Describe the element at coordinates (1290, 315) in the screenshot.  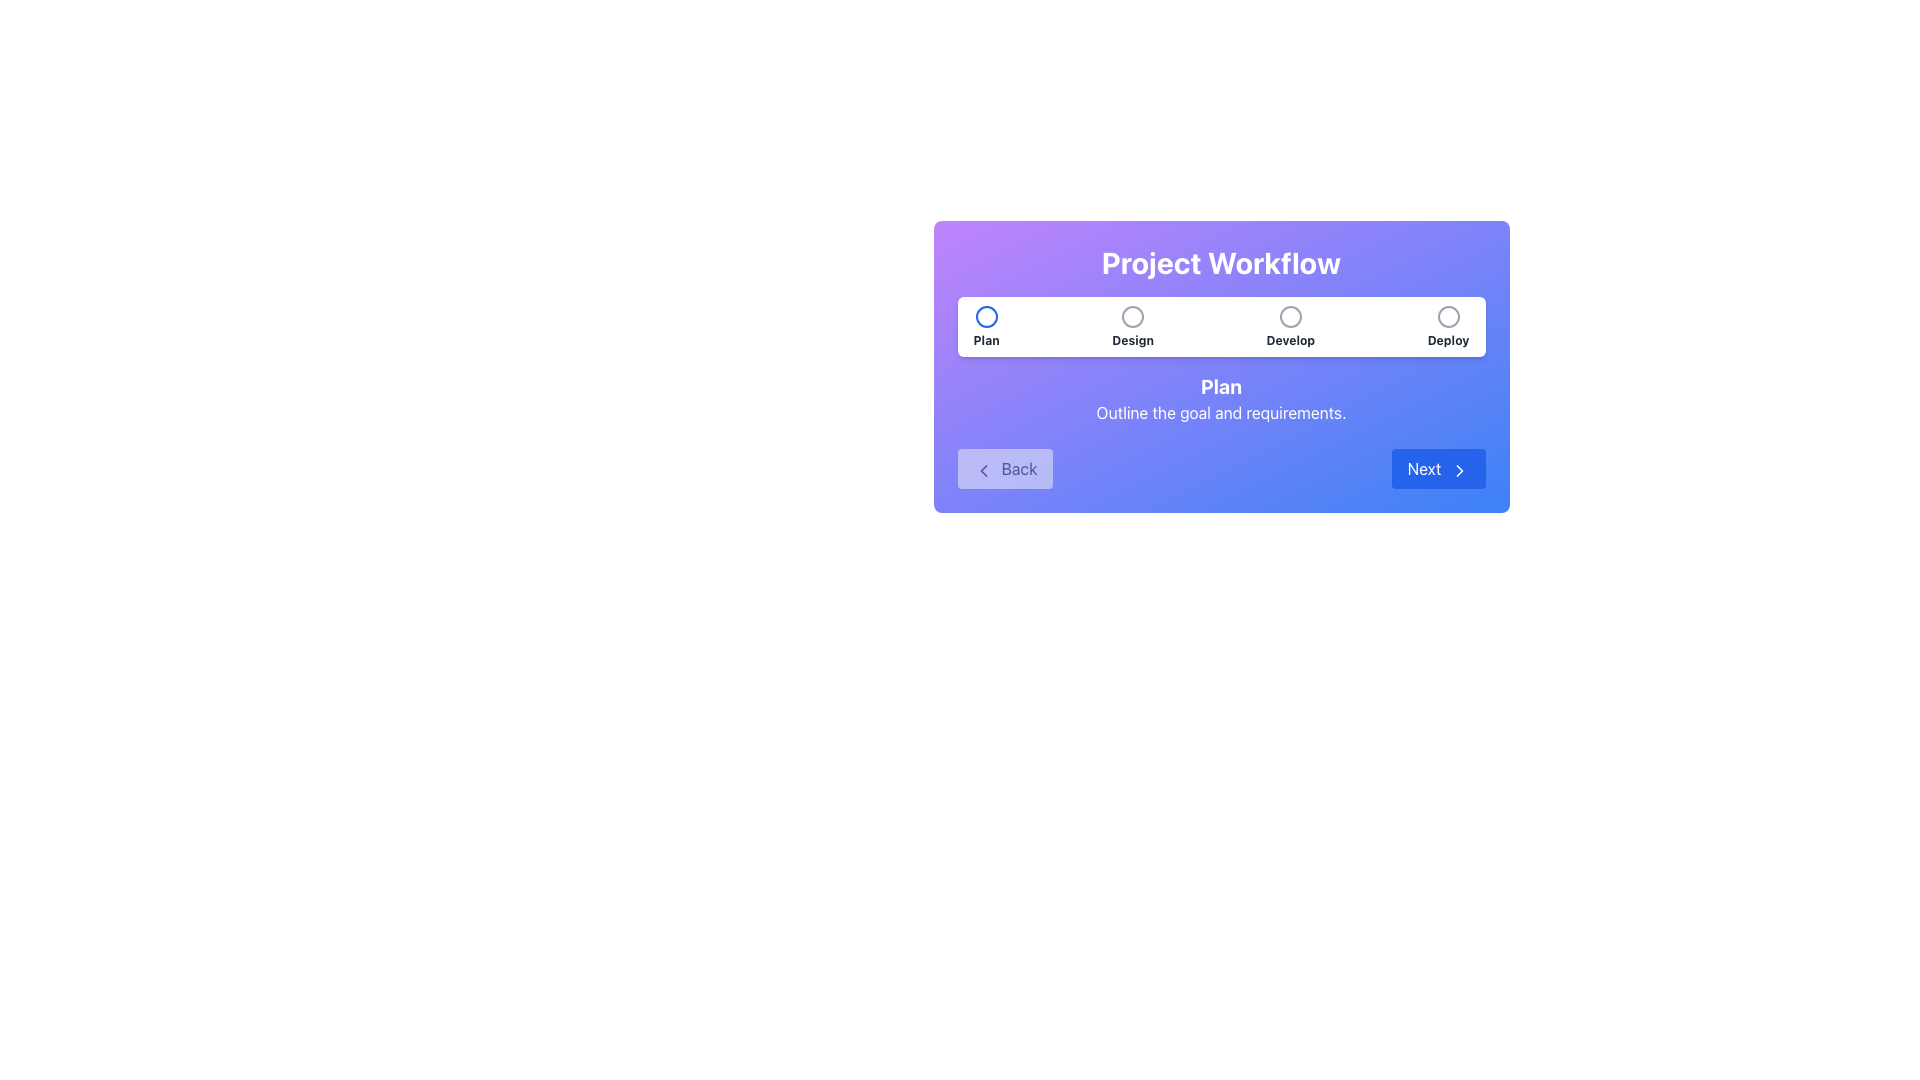
I see `the gray circular indicator in the workflow navigation bar located at the third step labeled 'Develop'` at that location.